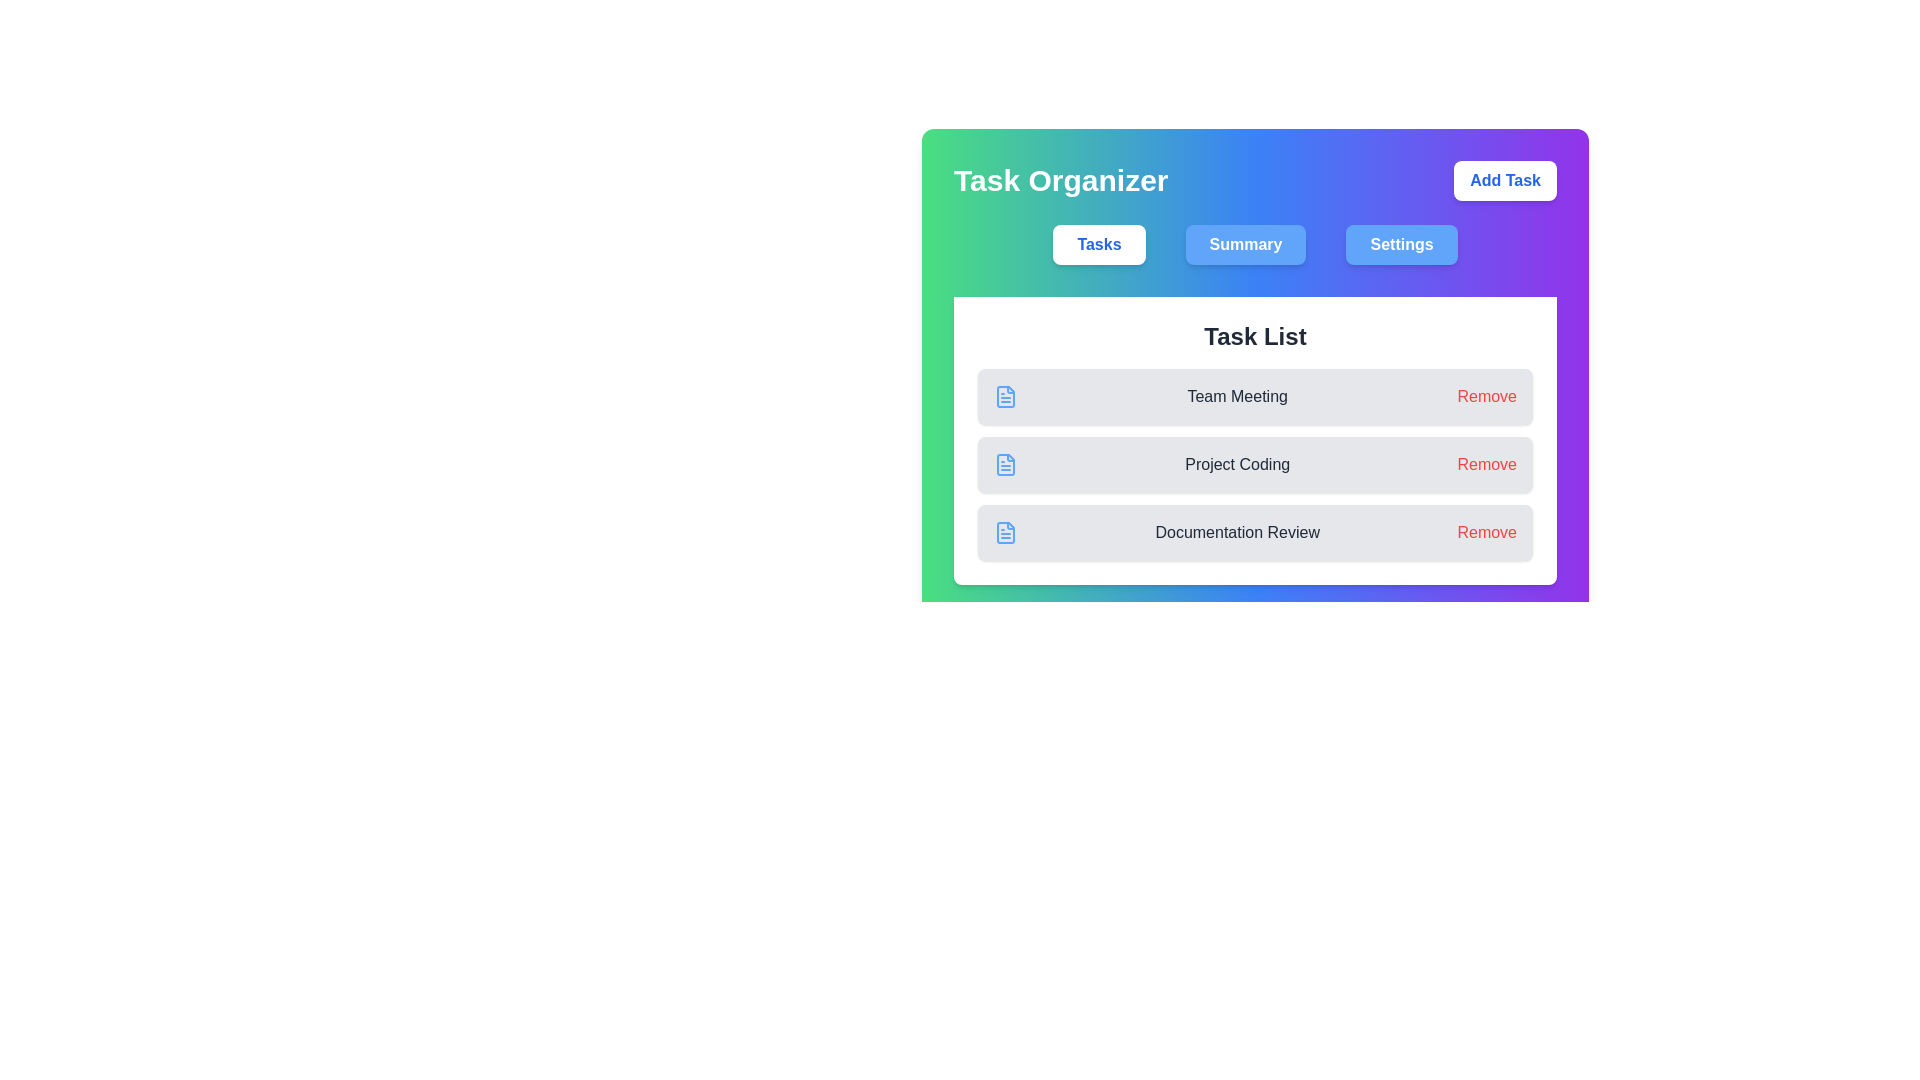 This screenshot has width=1920, height=1080. What do you see at coordinates (1254, 397) in the screenshot?
I see `the 'Team Meeting' task name text in the first list item to edit or view details` at bounding box center [1254, 397].